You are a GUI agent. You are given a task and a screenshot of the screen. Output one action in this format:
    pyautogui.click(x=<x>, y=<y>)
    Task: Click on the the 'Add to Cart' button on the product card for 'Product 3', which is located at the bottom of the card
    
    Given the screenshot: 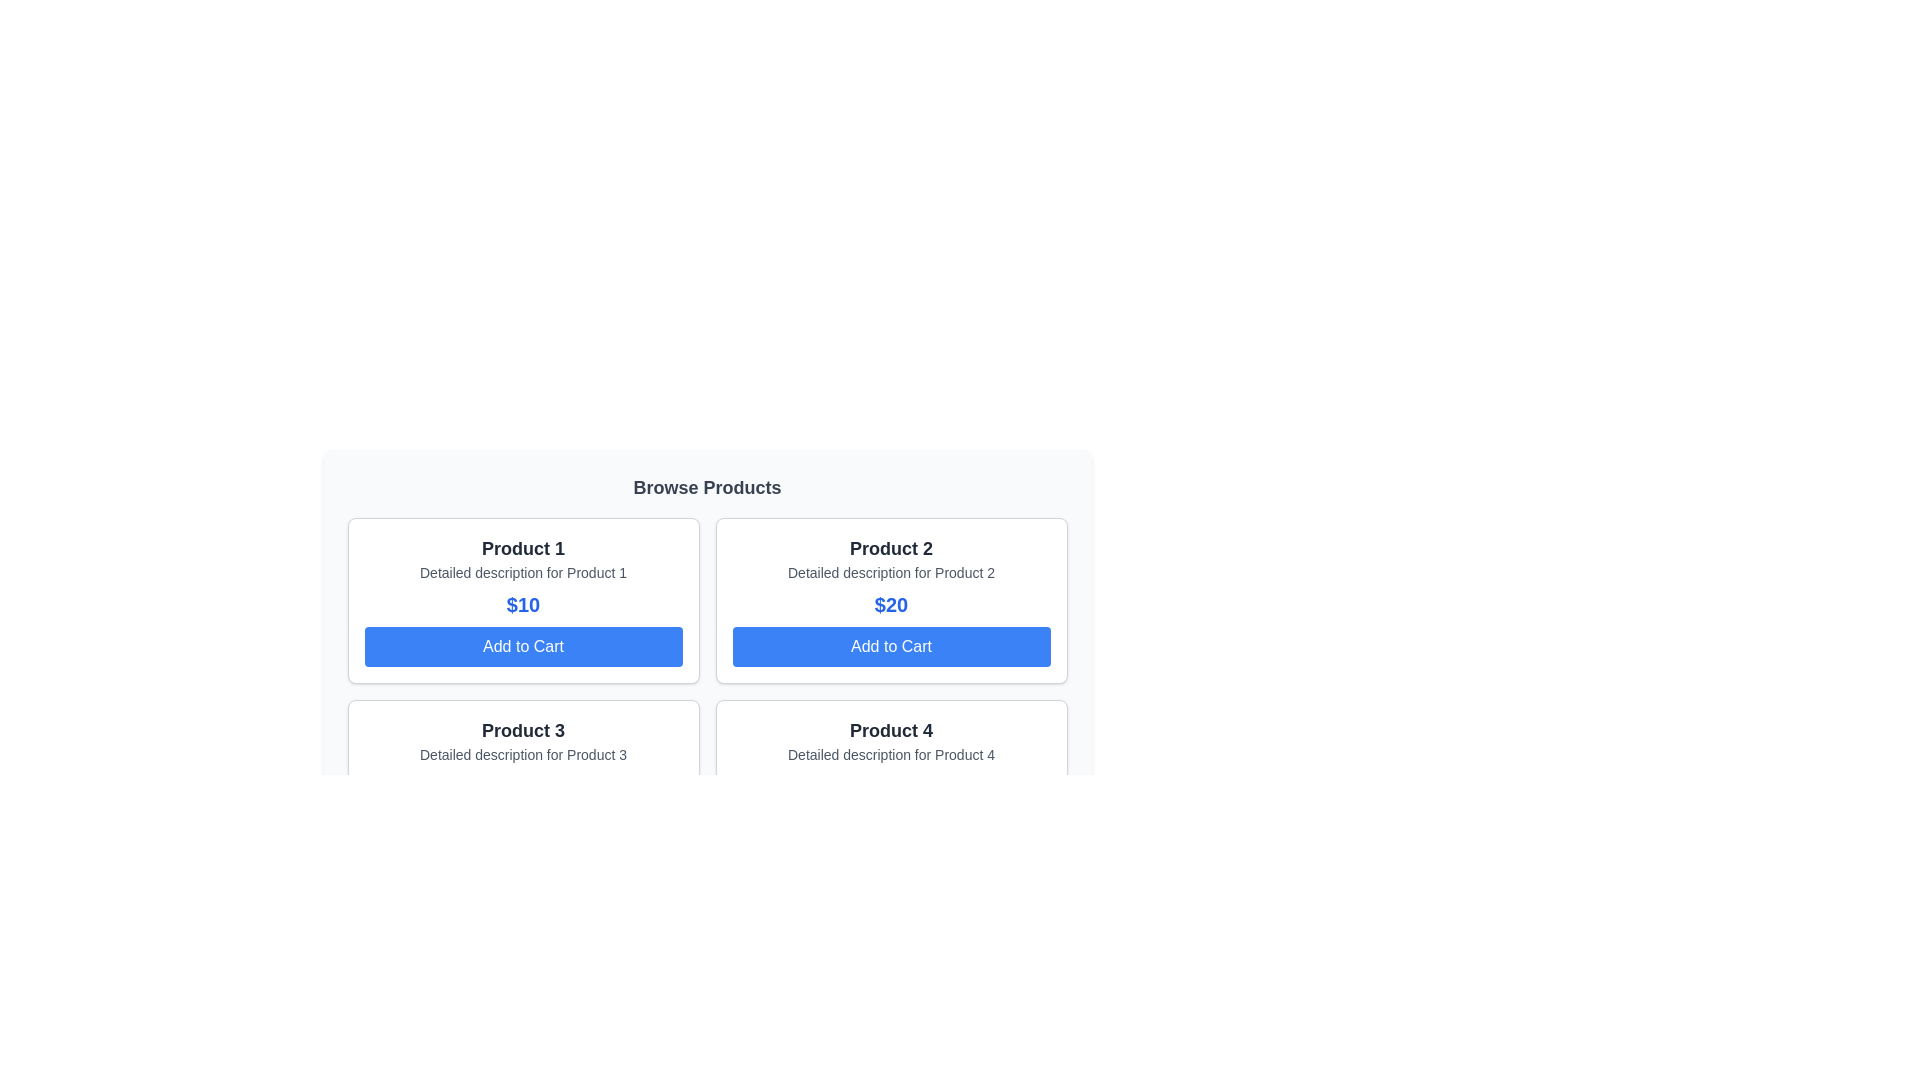 What is the action you would take?
    pyautogui.click(x=523, y=782)
    